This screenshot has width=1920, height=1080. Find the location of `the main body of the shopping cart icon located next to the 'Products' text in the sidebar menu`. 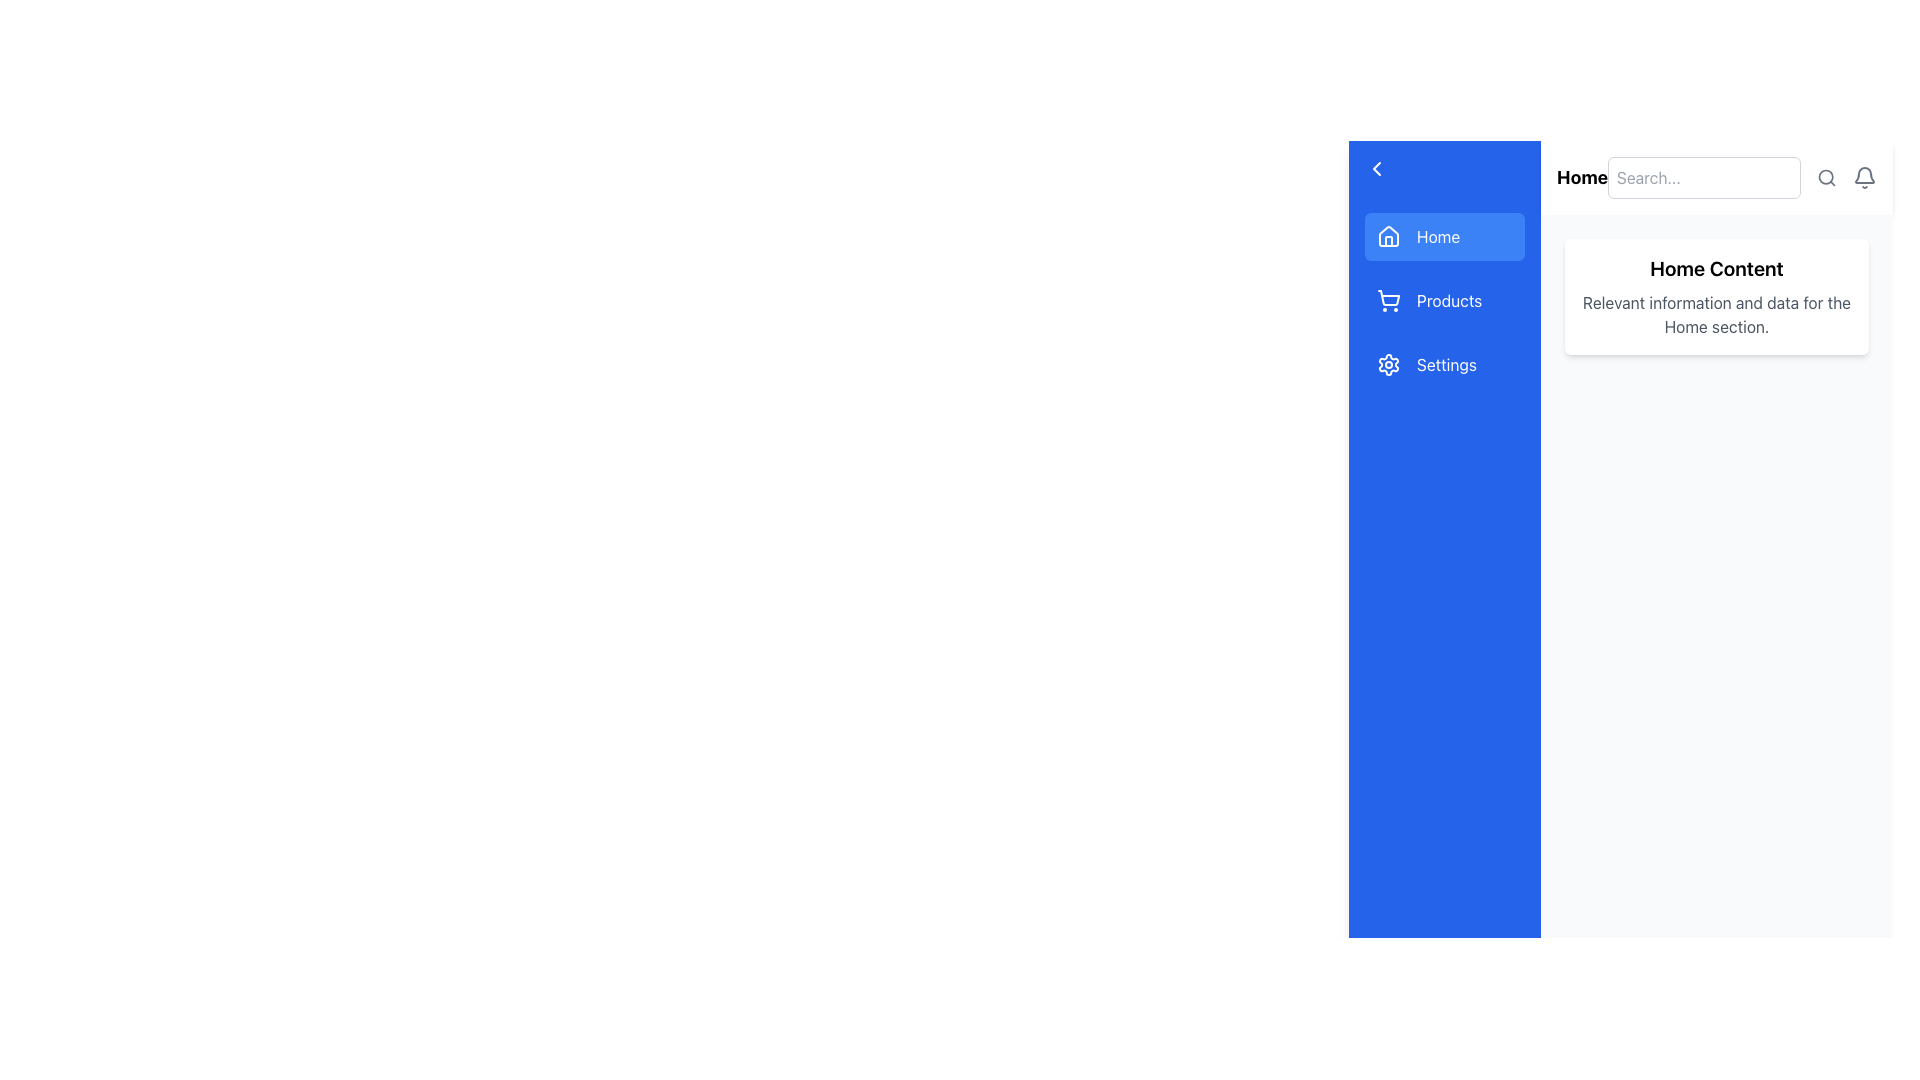

the main body of the shopping cart icon located next to the 'Products' text in the sidebar menu is located at coordinates (1387, 297).